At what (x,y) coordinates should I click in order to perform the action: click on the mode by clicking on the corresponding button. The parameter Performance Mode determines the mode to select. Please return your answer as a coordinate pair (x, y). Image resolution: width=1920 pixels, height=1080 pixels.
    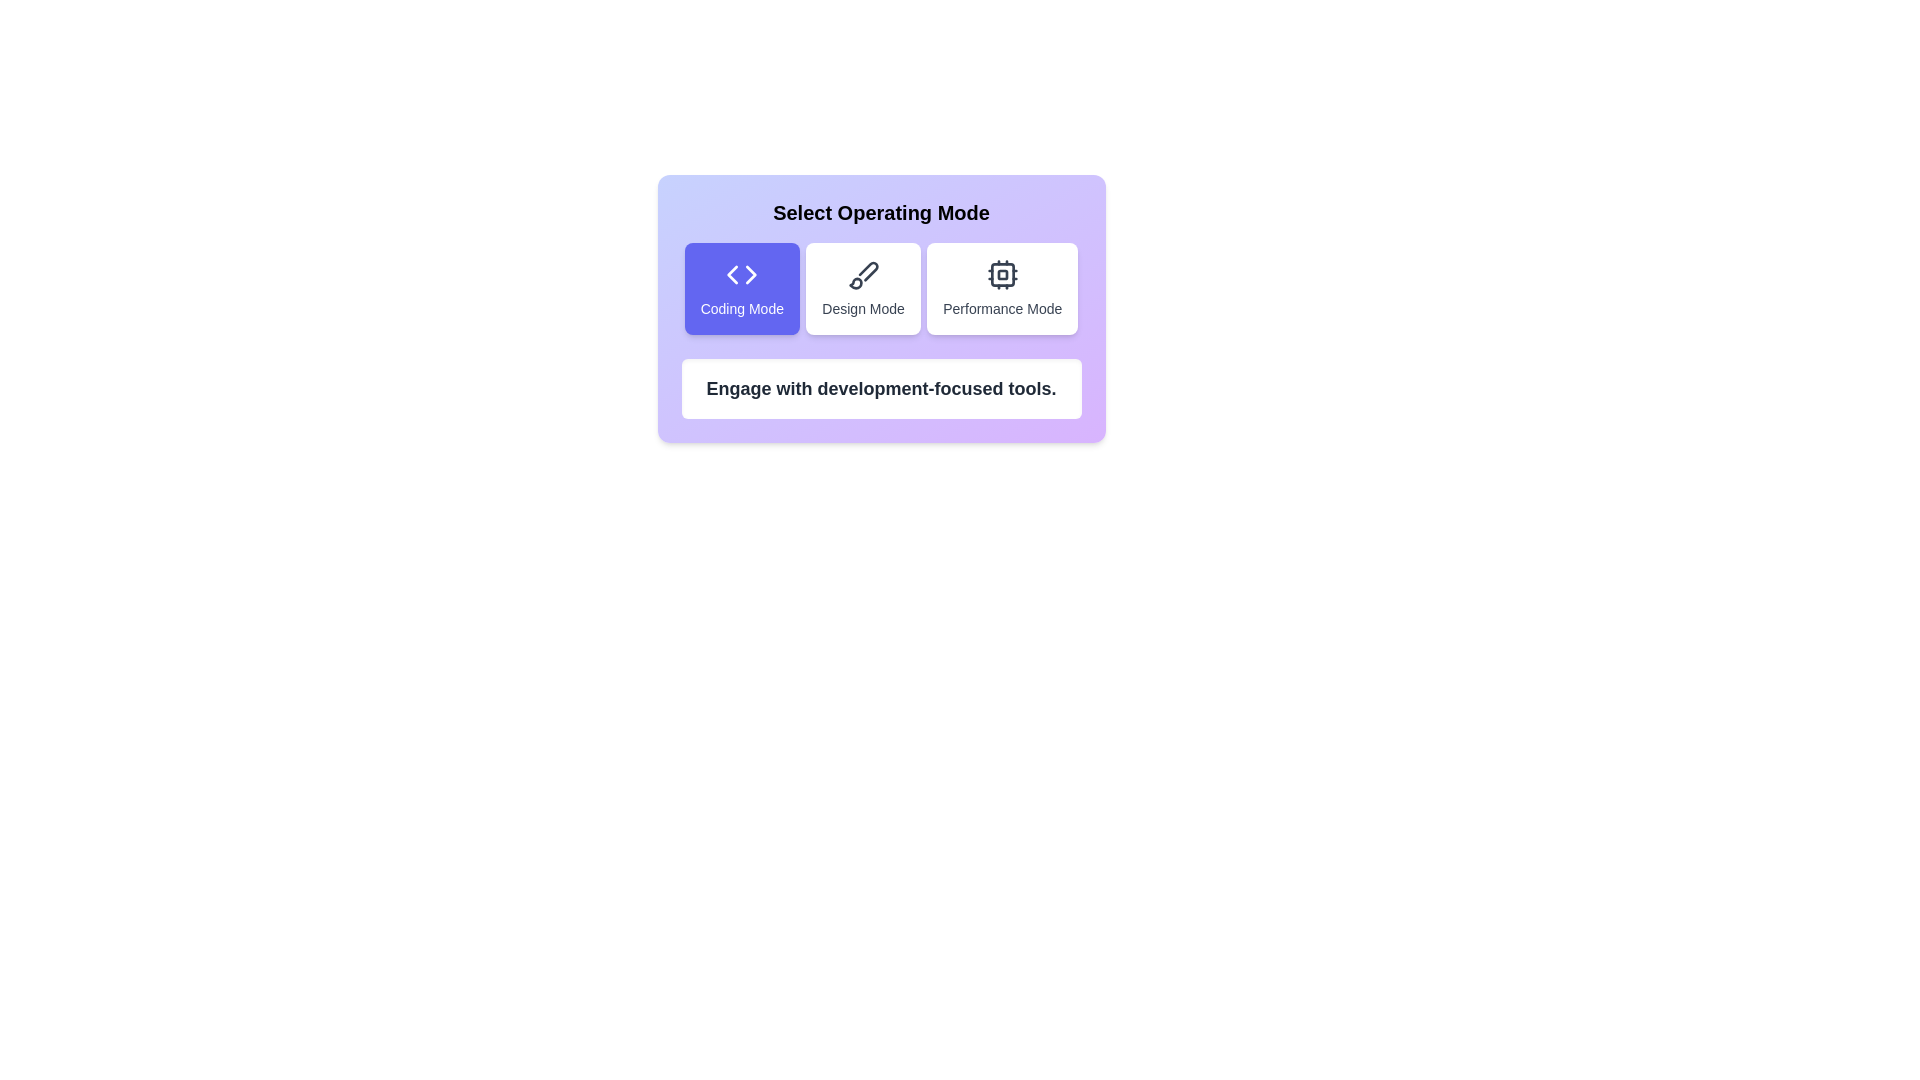
    Looking at the image, I should click on (1002, 289).